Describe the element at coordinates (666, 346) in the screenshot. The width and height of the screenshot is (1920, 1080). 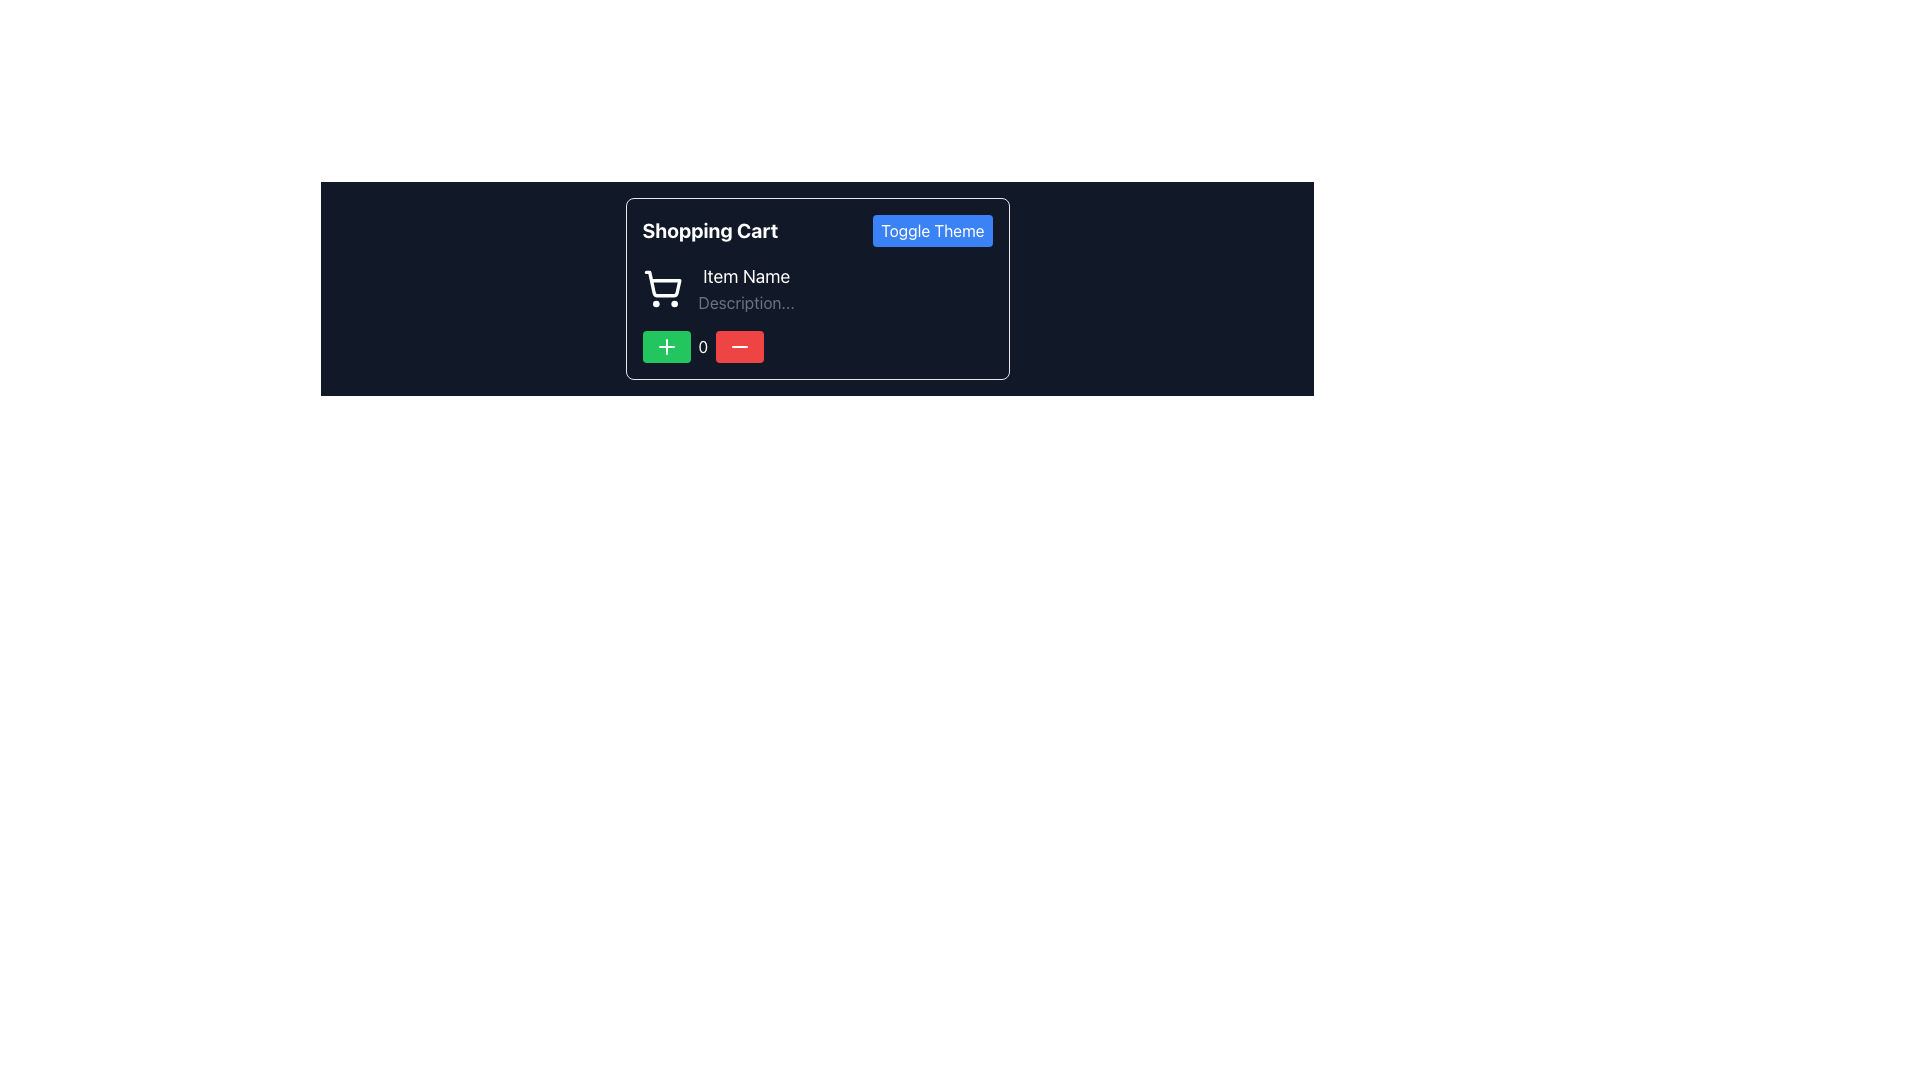
I see `the interactive button that increments a count, positioned to the left of a text element showing '0'` at that location.